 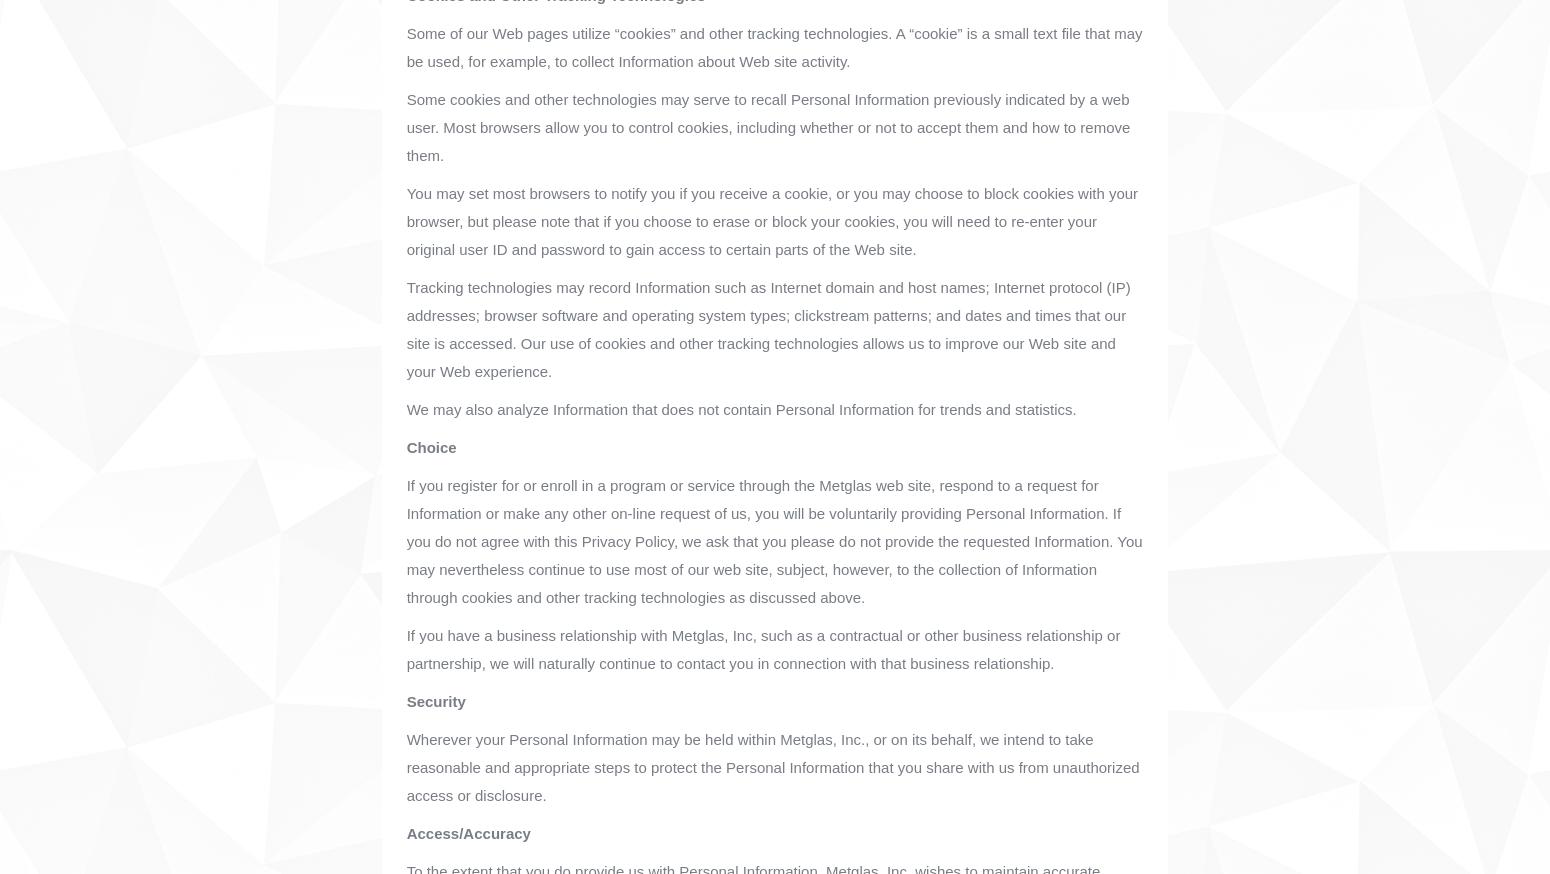 I want to click on 'Choice', so click(x=431, y=446).